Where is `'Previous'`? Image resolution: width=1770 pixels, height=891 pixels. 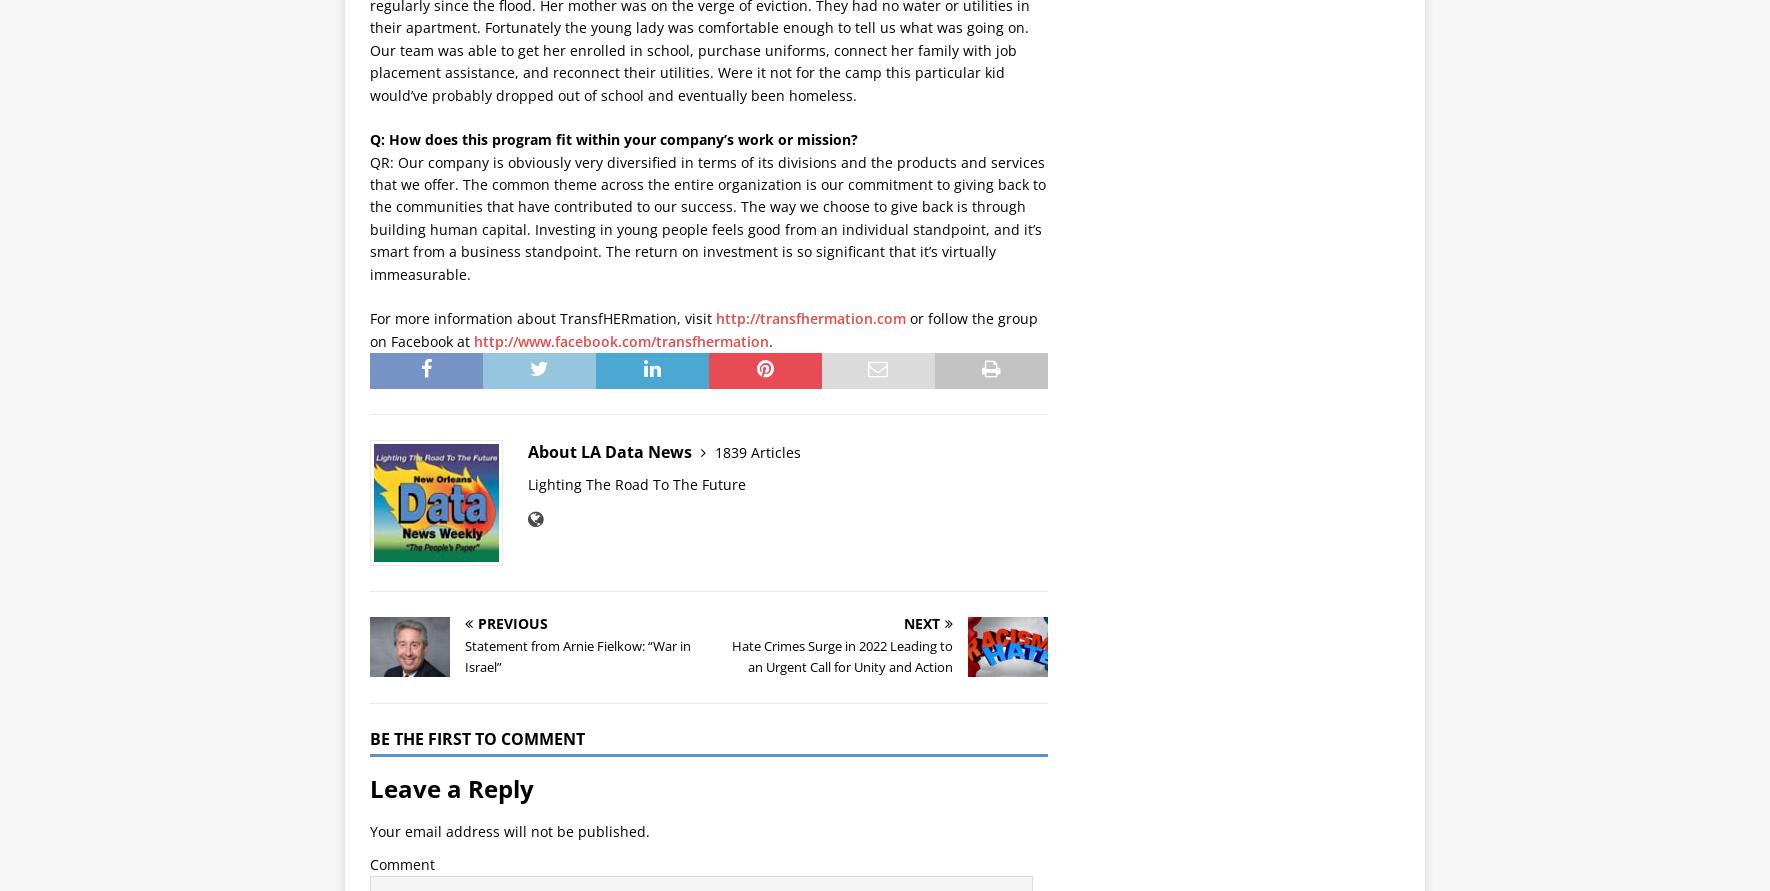 'Previous' is located at coordinates (512, 623).